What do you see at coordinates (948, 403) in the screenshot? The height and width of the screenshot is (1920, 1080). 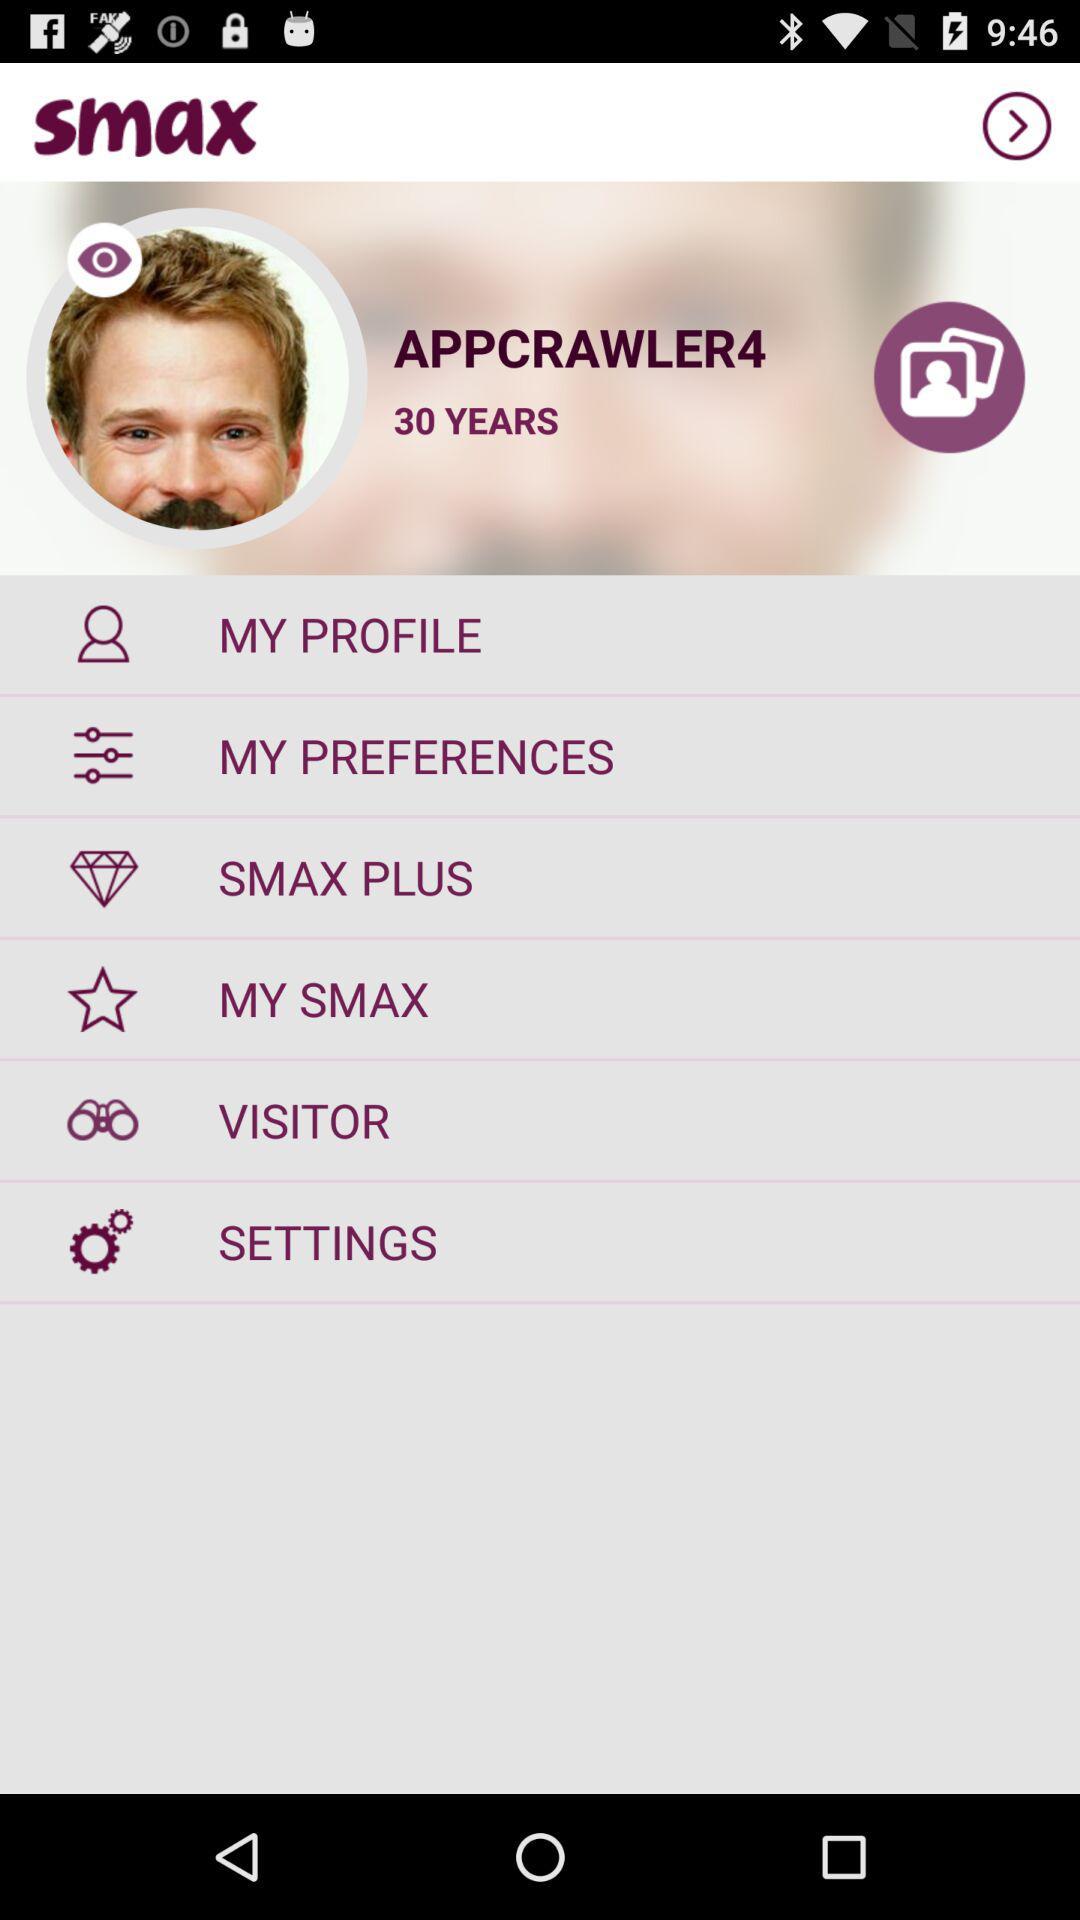 I see `the wallpaper icon` at bounding box center [948, 403].